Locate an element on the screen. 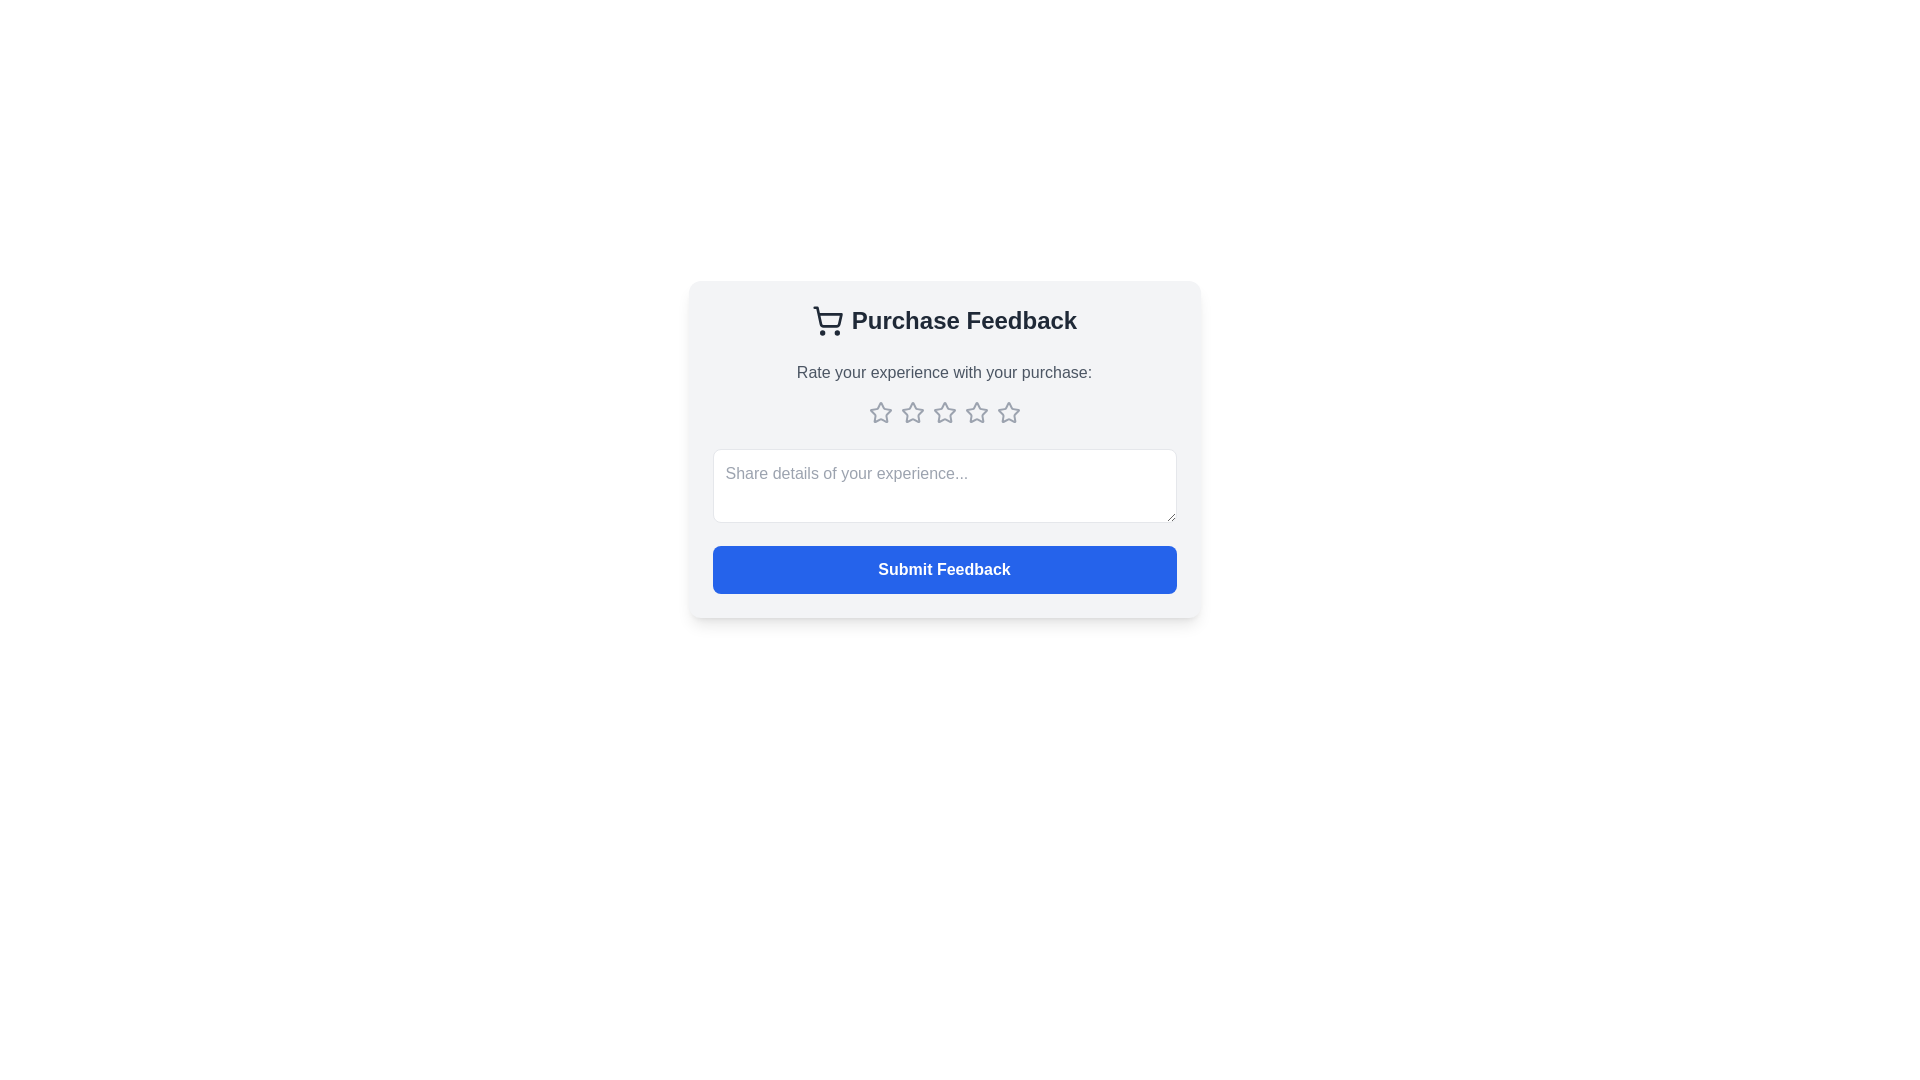 Image resolution: width=1920 pixels, height=1080 pixels. from the center of the third clickable star icon in the rating section of the feedback form for potential other interactions is located at coordinates (943, 411).